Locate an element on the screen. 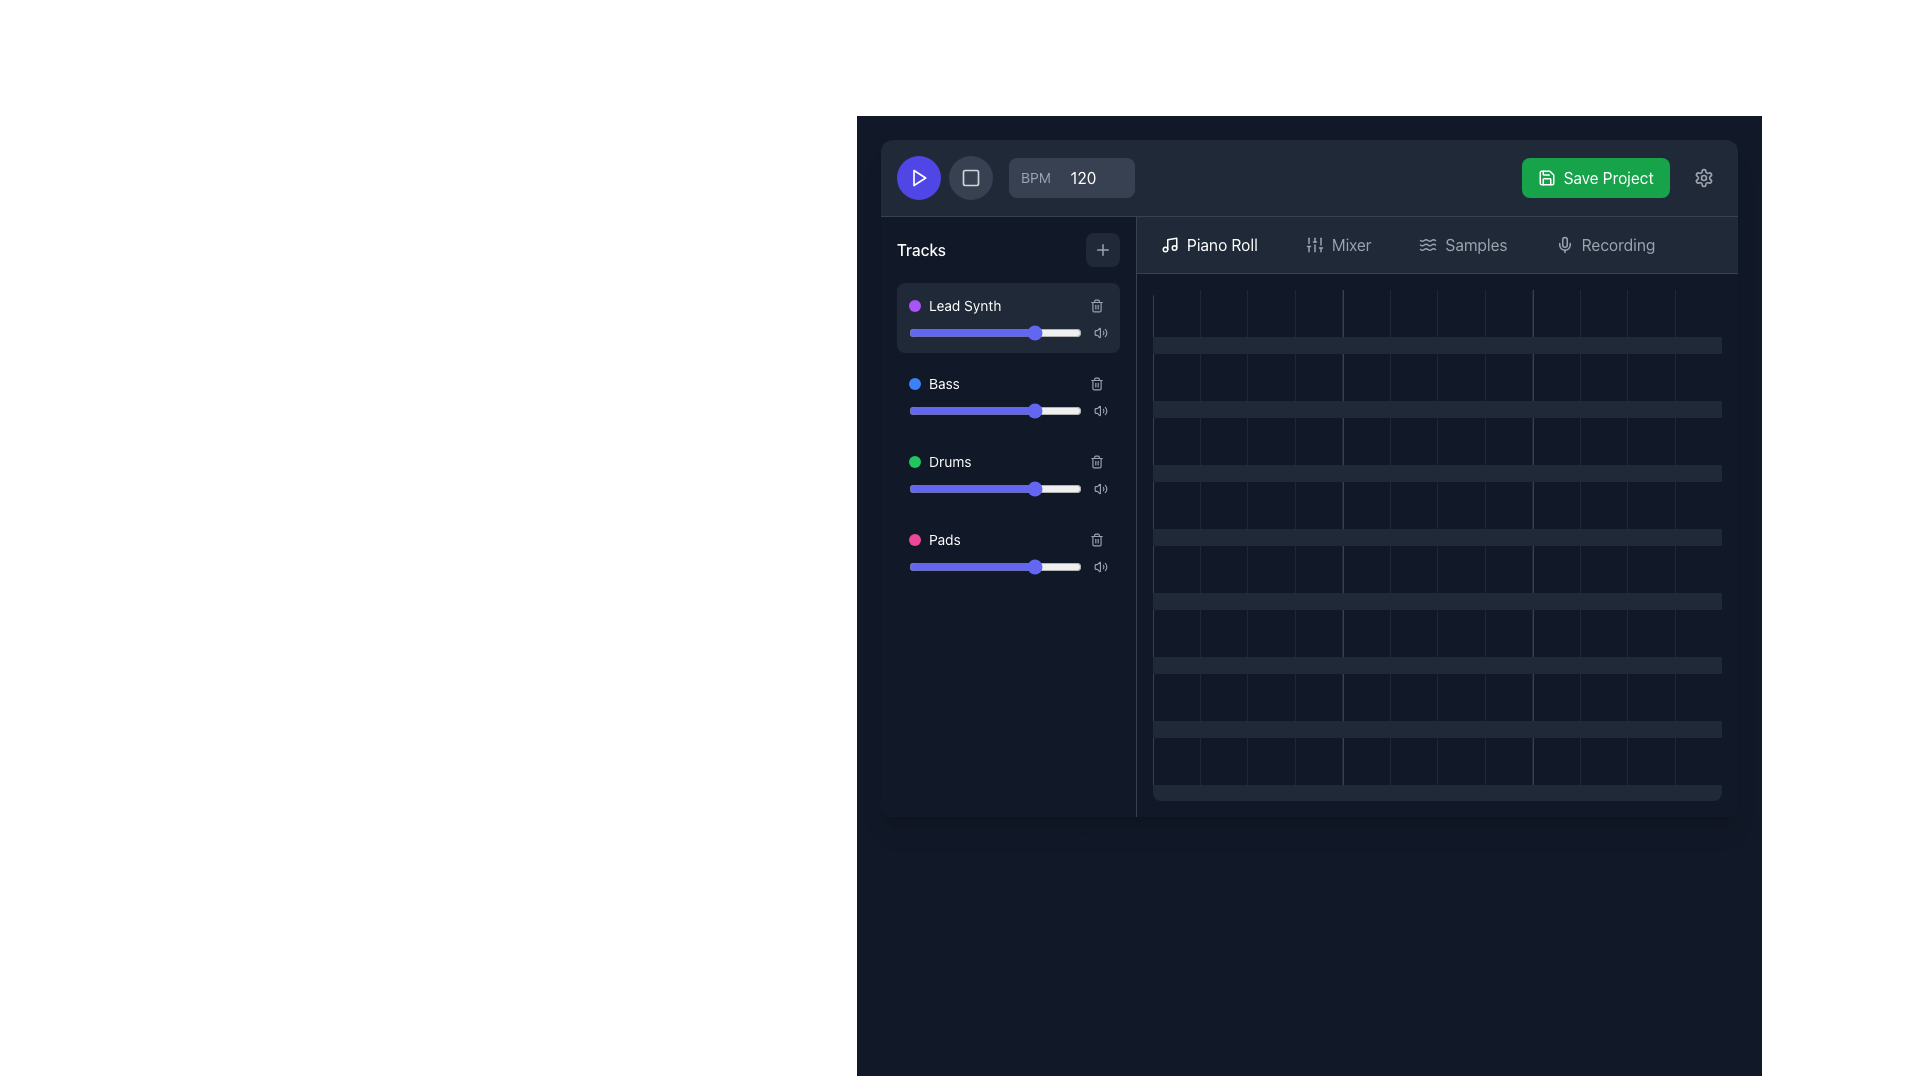  the list item with the text 'Pads' which has a pink circular indicator to its left is located at coordinates (933, 540).